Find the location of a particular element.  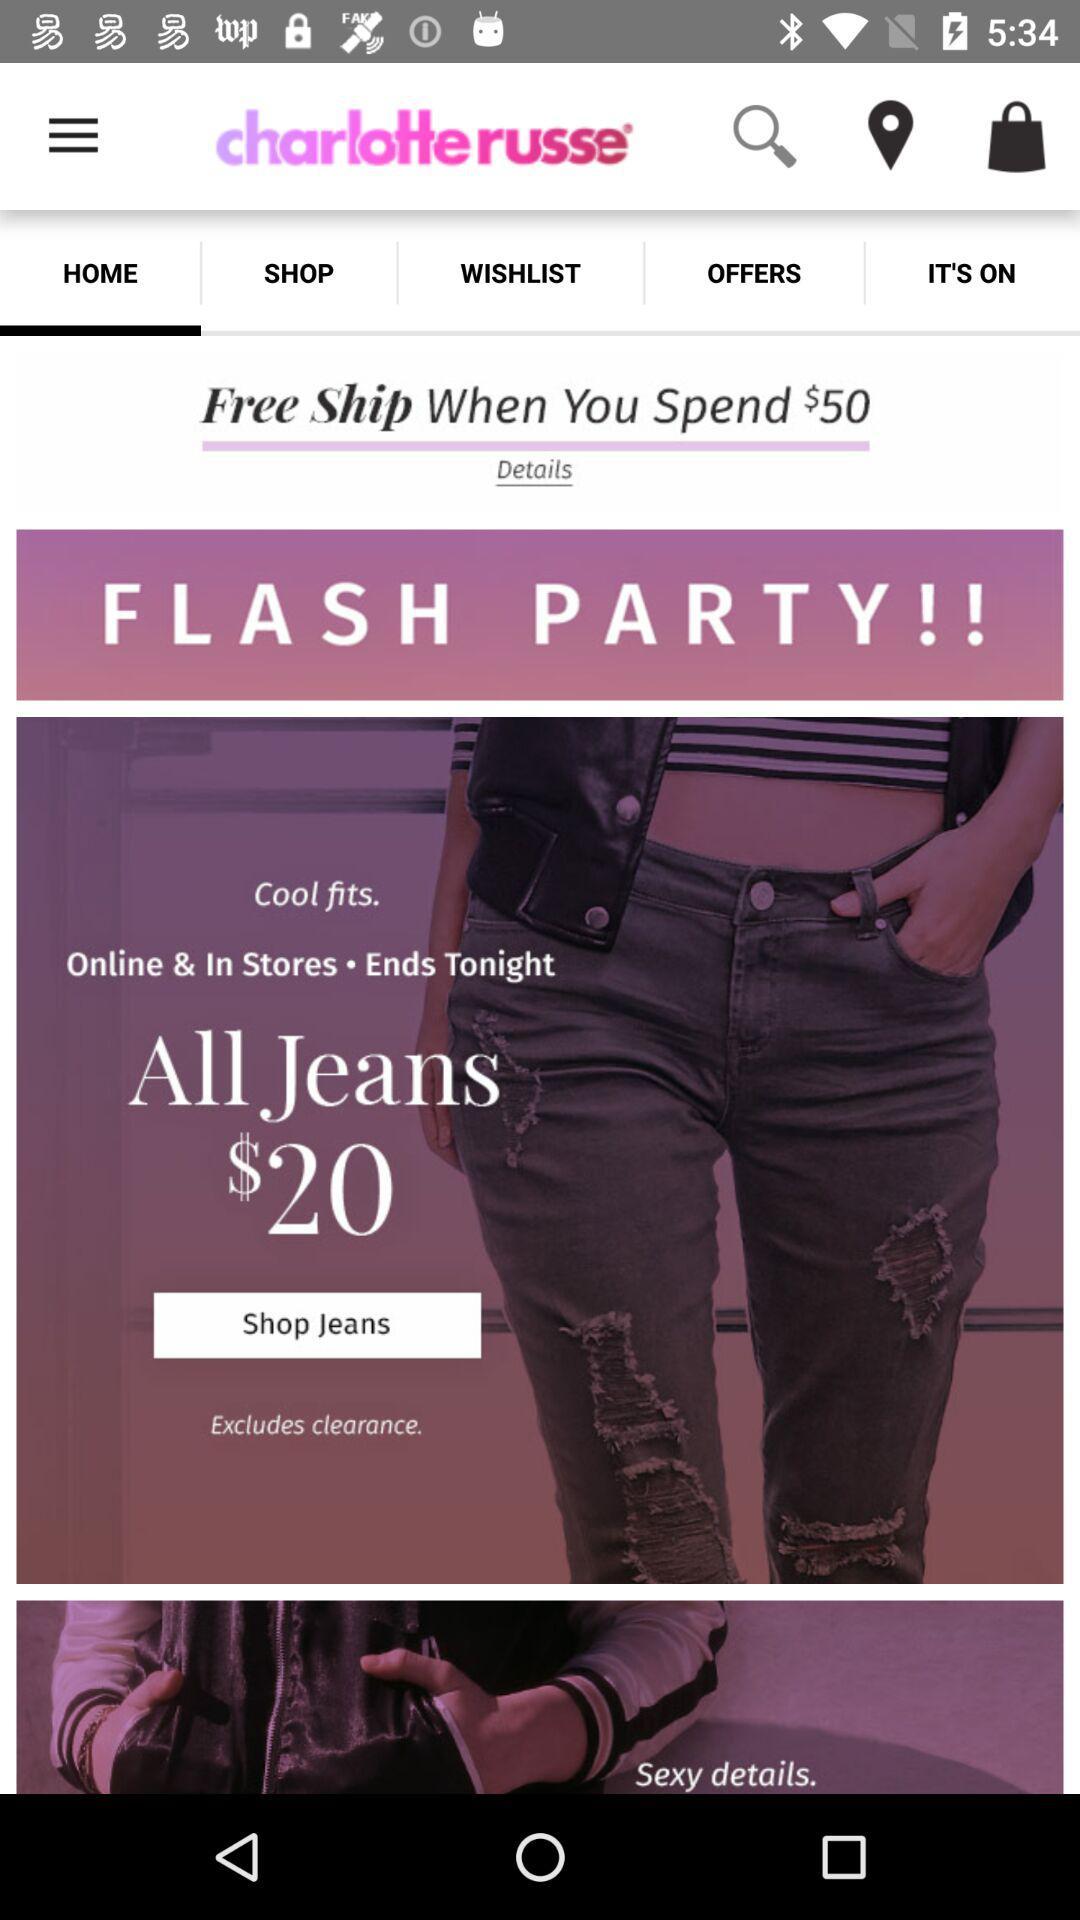

icon next to shop is located at coordinates (100, 272).